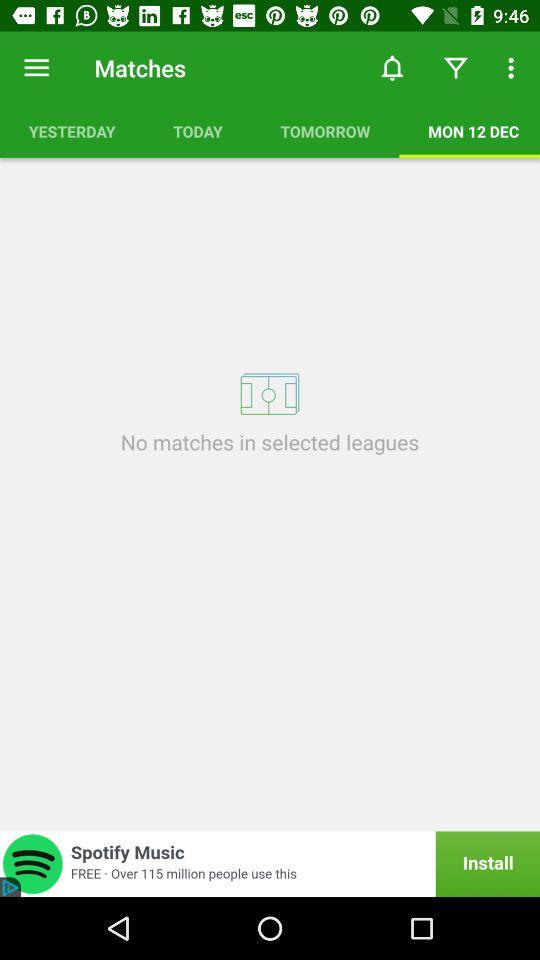 This screenshot has width=540, height=960. Describe the element at coordinates (71, 130) in the screenshot. I see `icon next to today icon` at that location.